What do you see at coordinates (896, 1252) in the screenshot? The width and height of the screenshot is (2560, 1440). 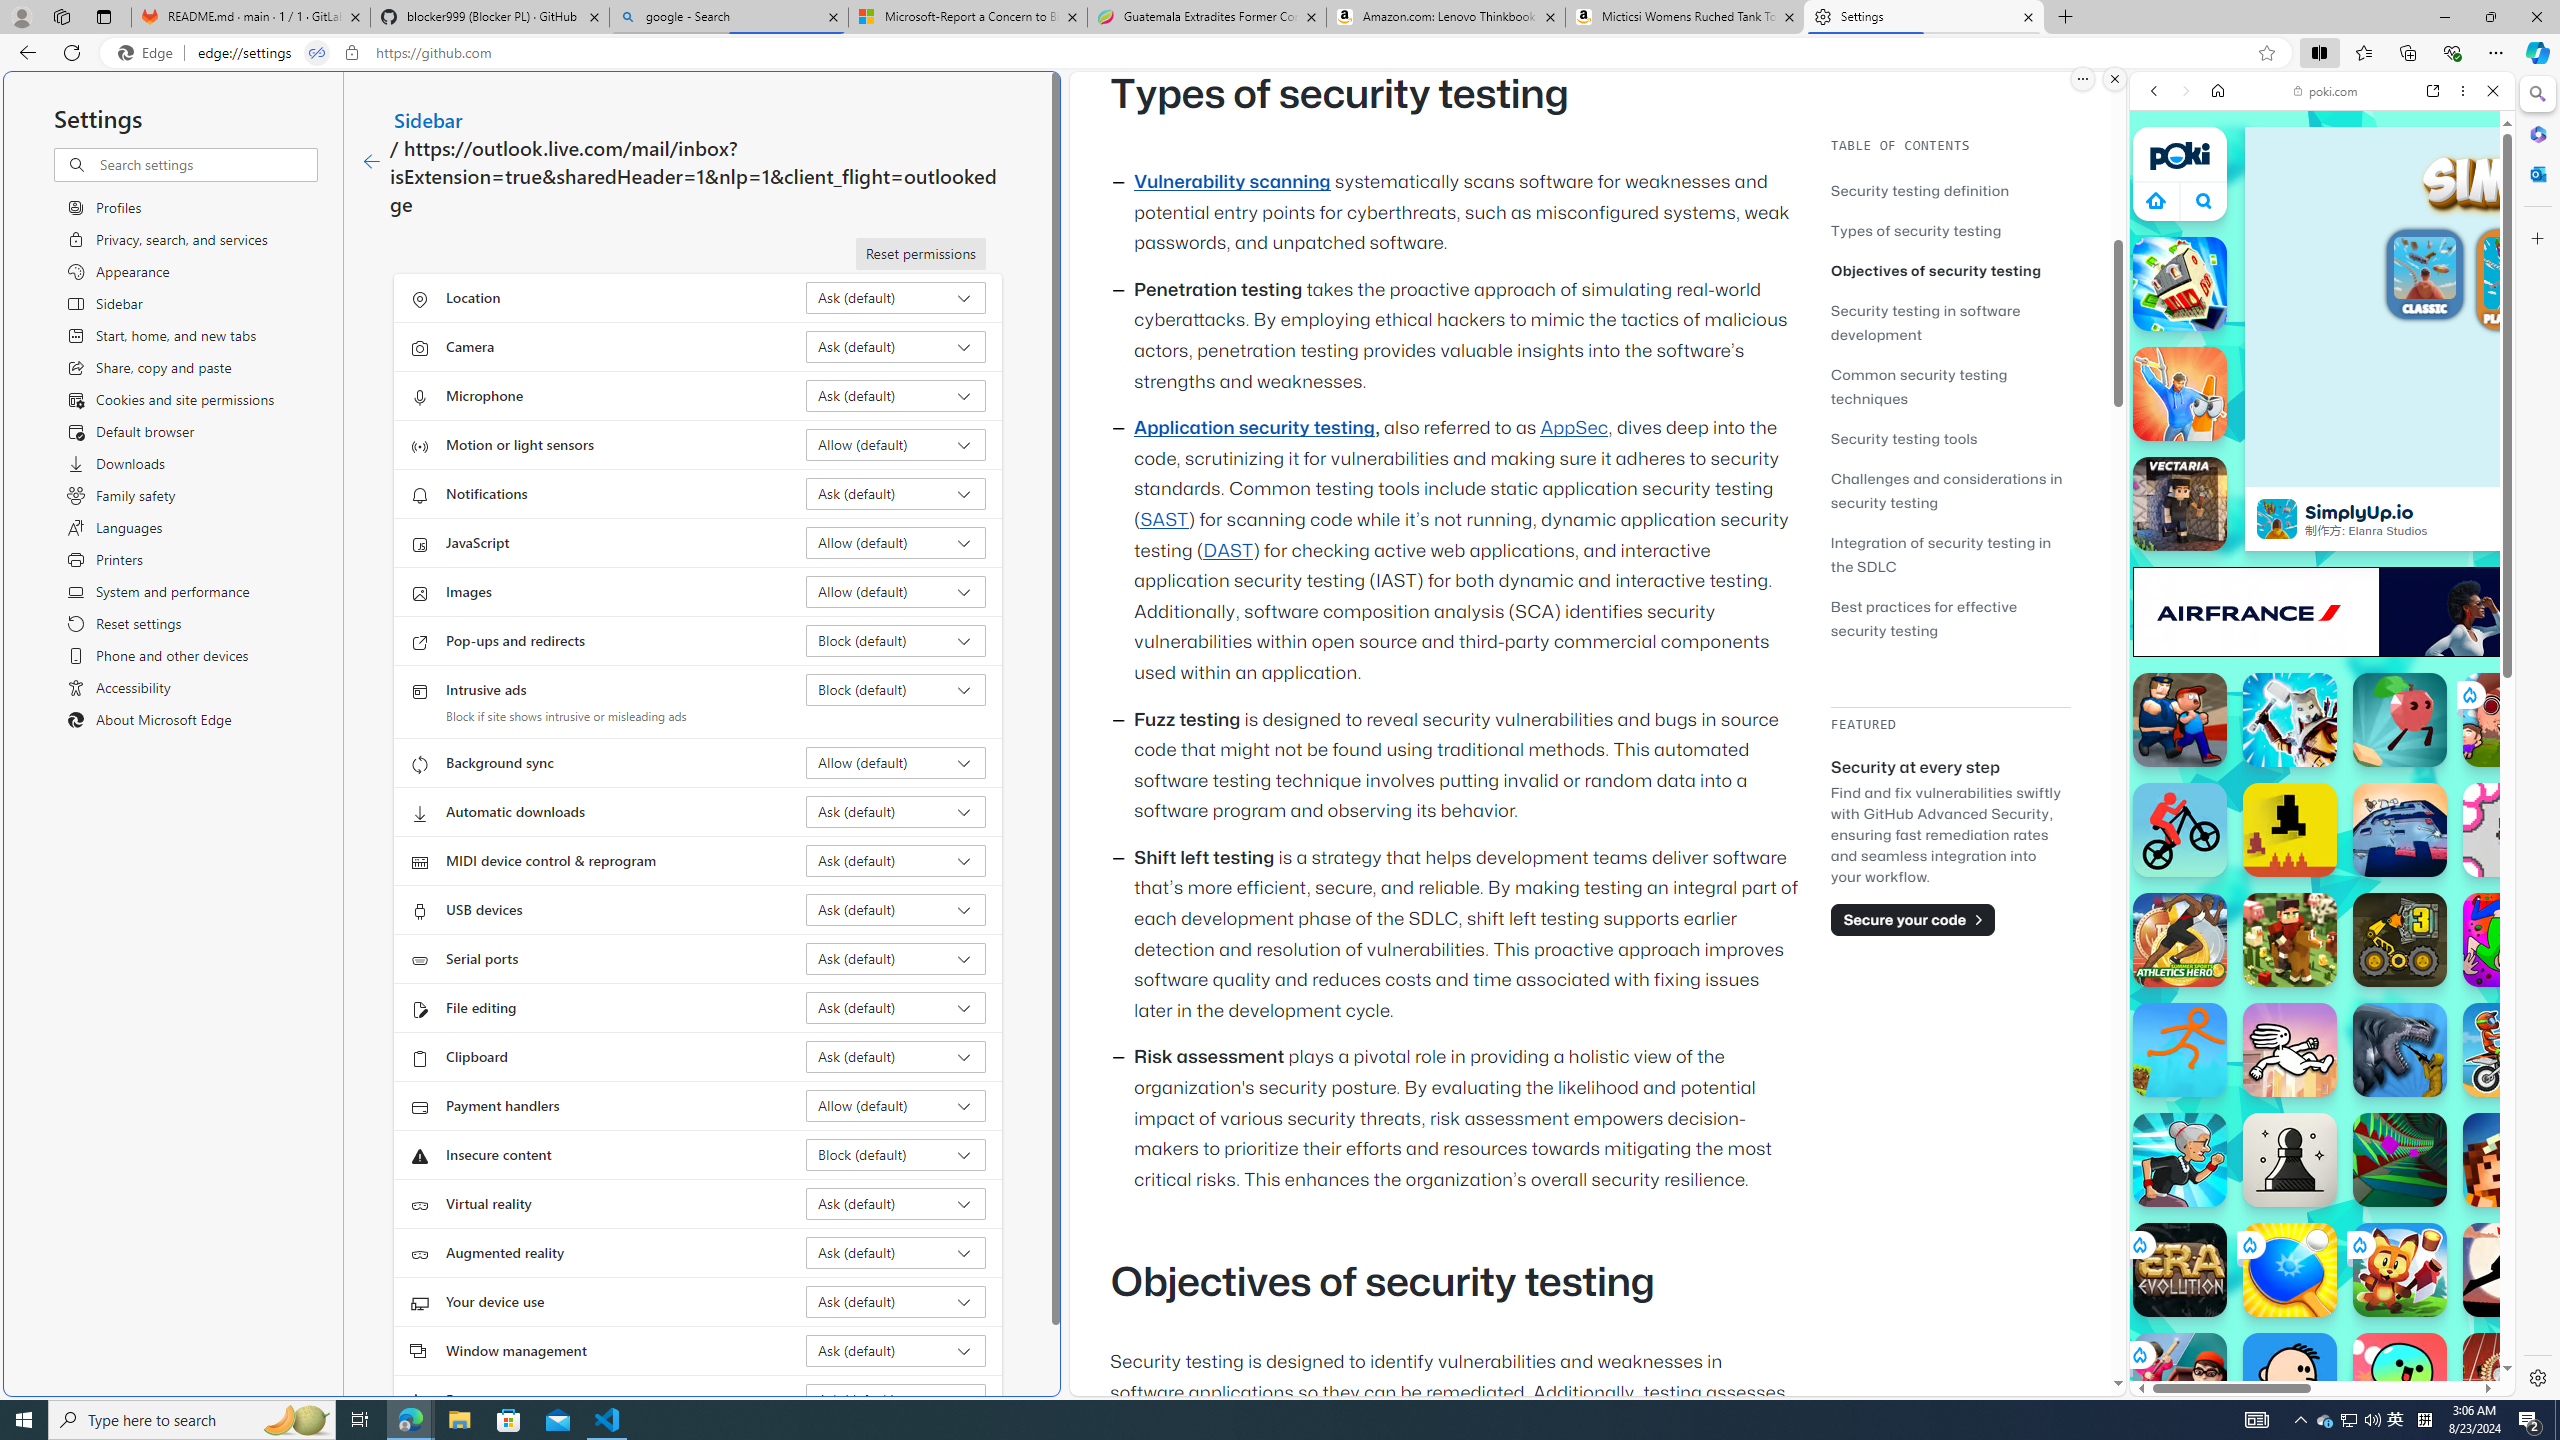 I see `'Augmented reality Ask (default)'` at bounding box center [896, 1252].